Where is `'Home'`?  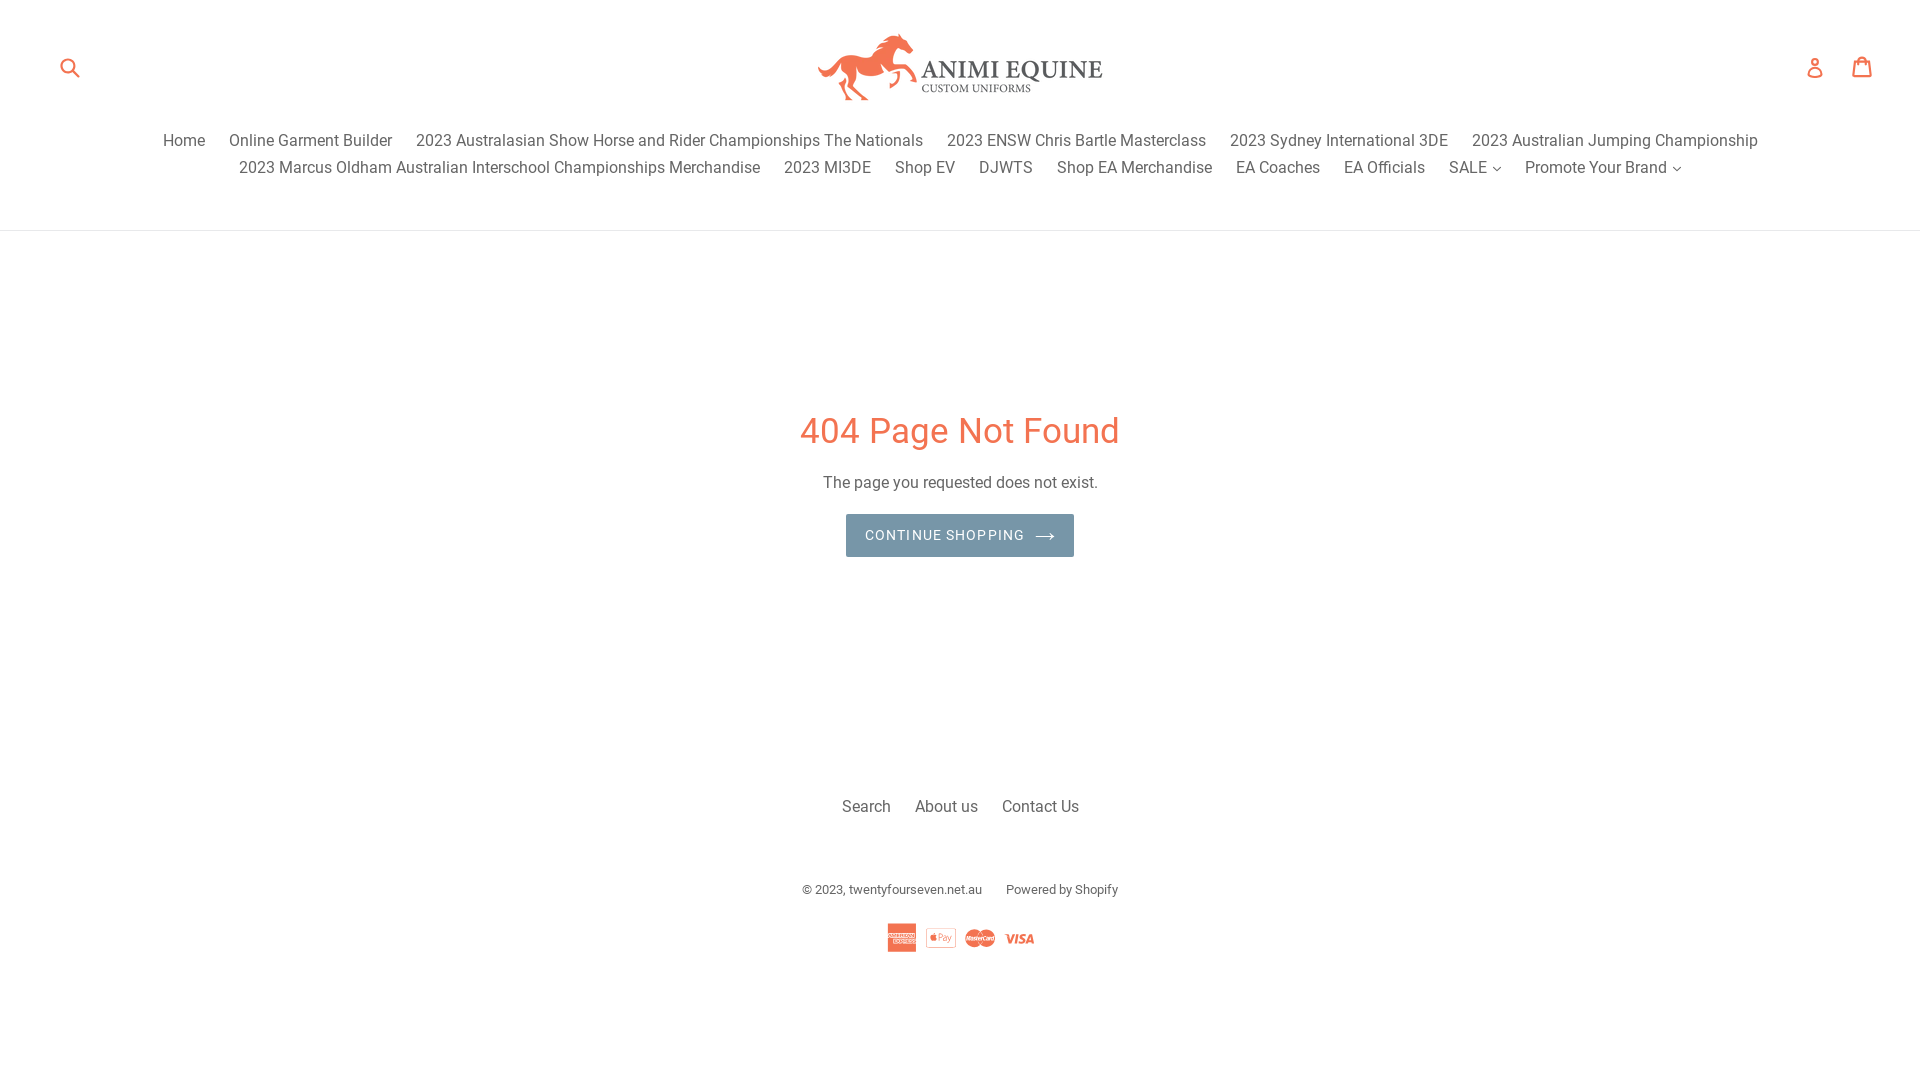 'Home' is located at coordinates (182, 141).